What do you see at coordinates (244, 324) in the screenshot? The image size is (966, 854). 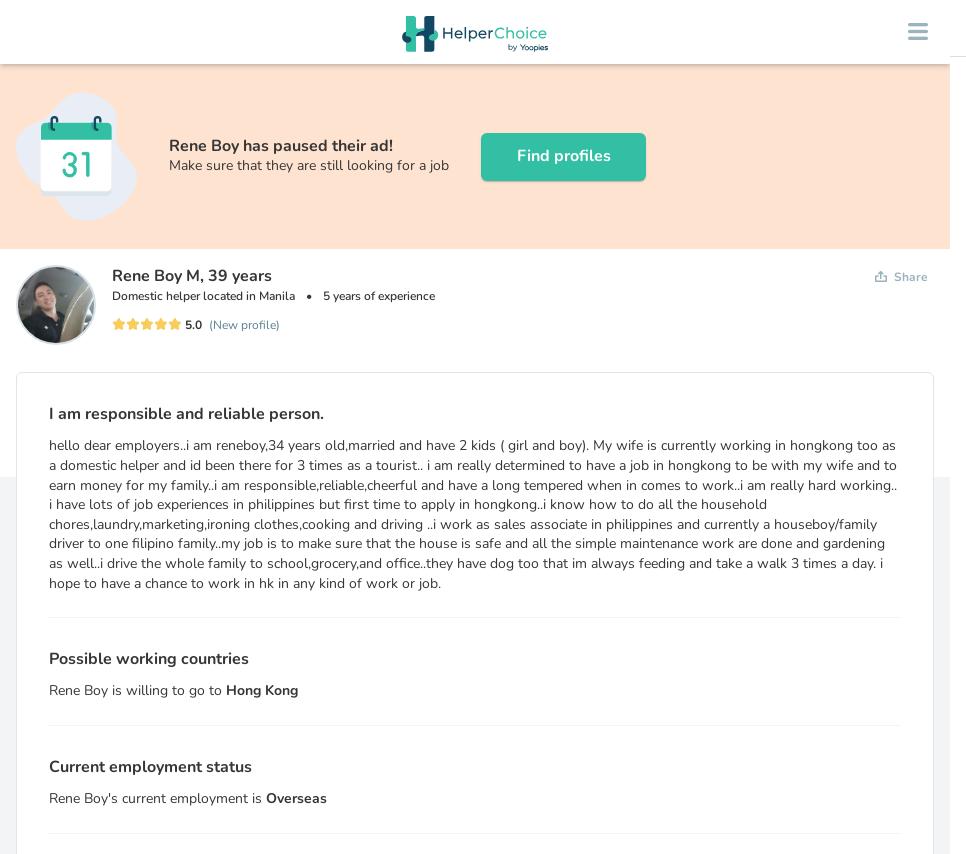 I see `'(New profile)'` at bounding box center [244, 324].